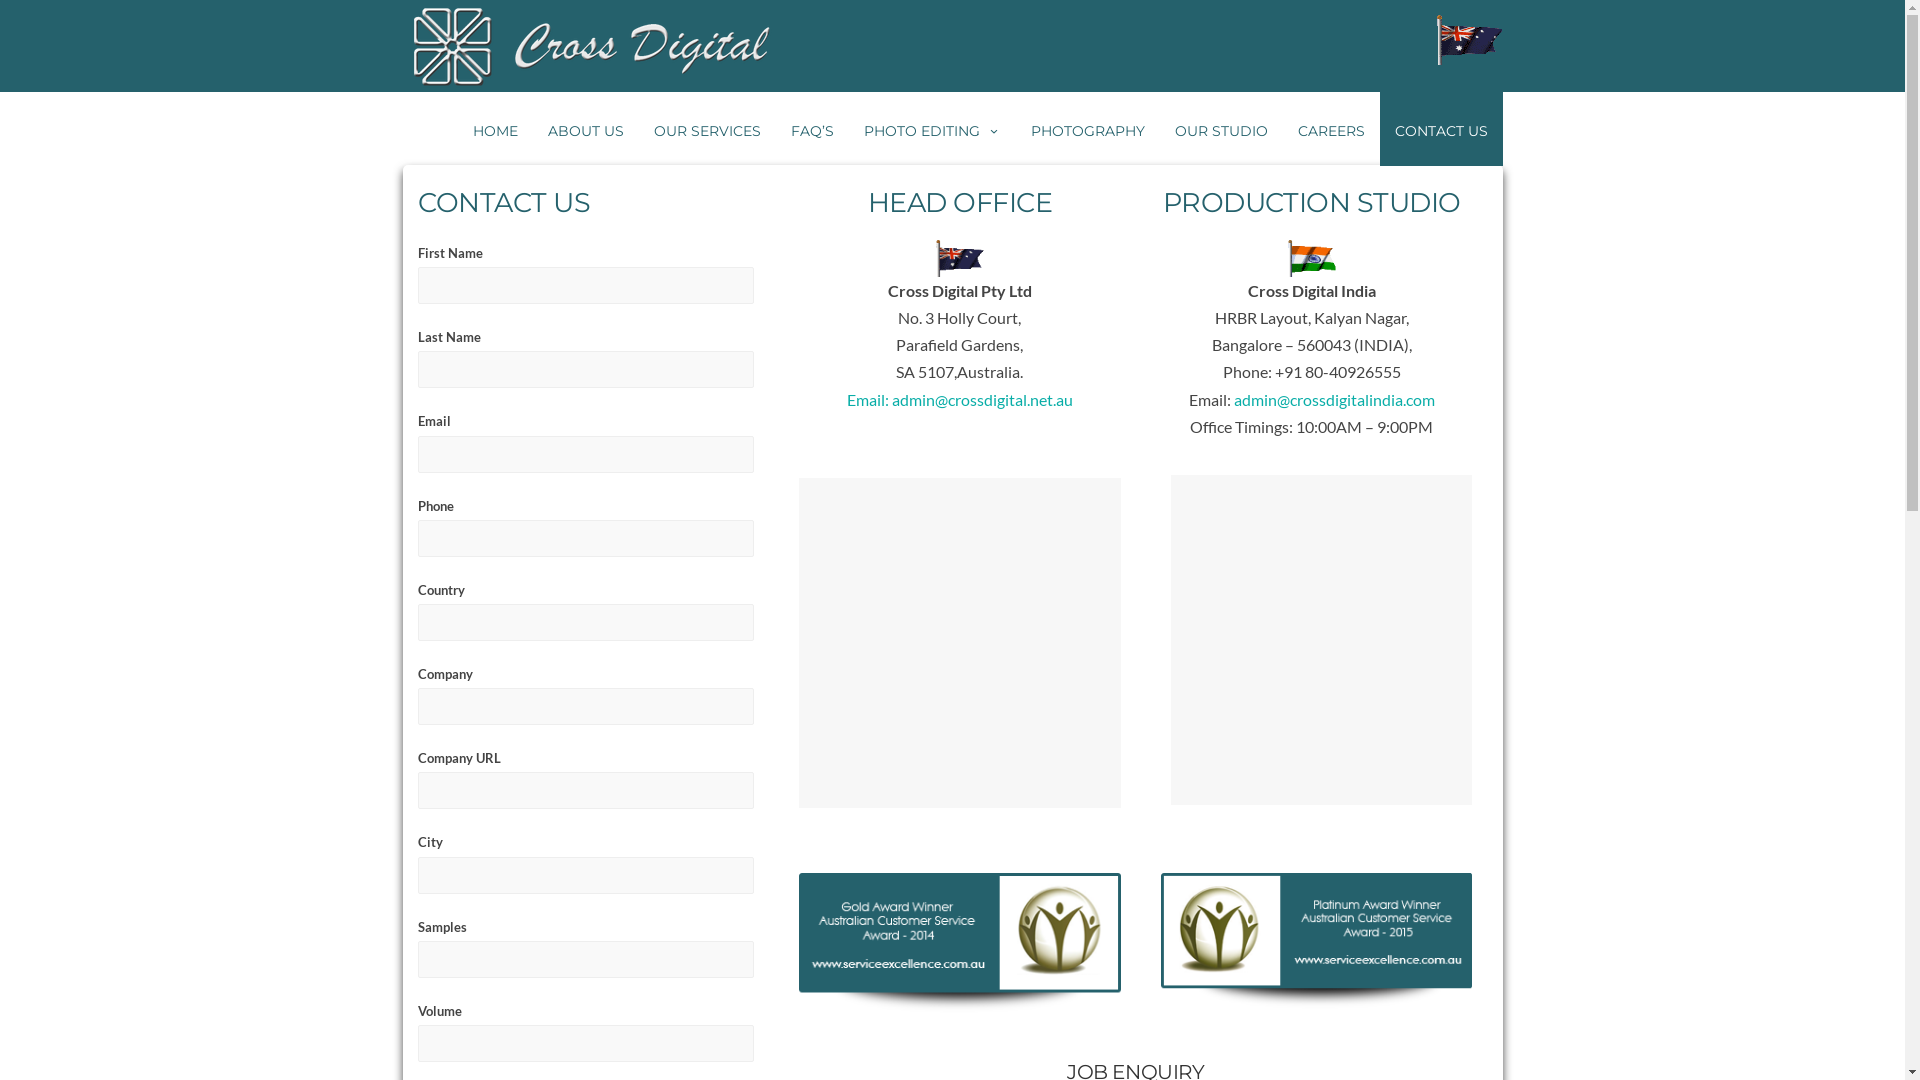 The width and height of the screenshot is (1920, 1080). I want to click on 'OUR SERVICES', so click(706, 128).